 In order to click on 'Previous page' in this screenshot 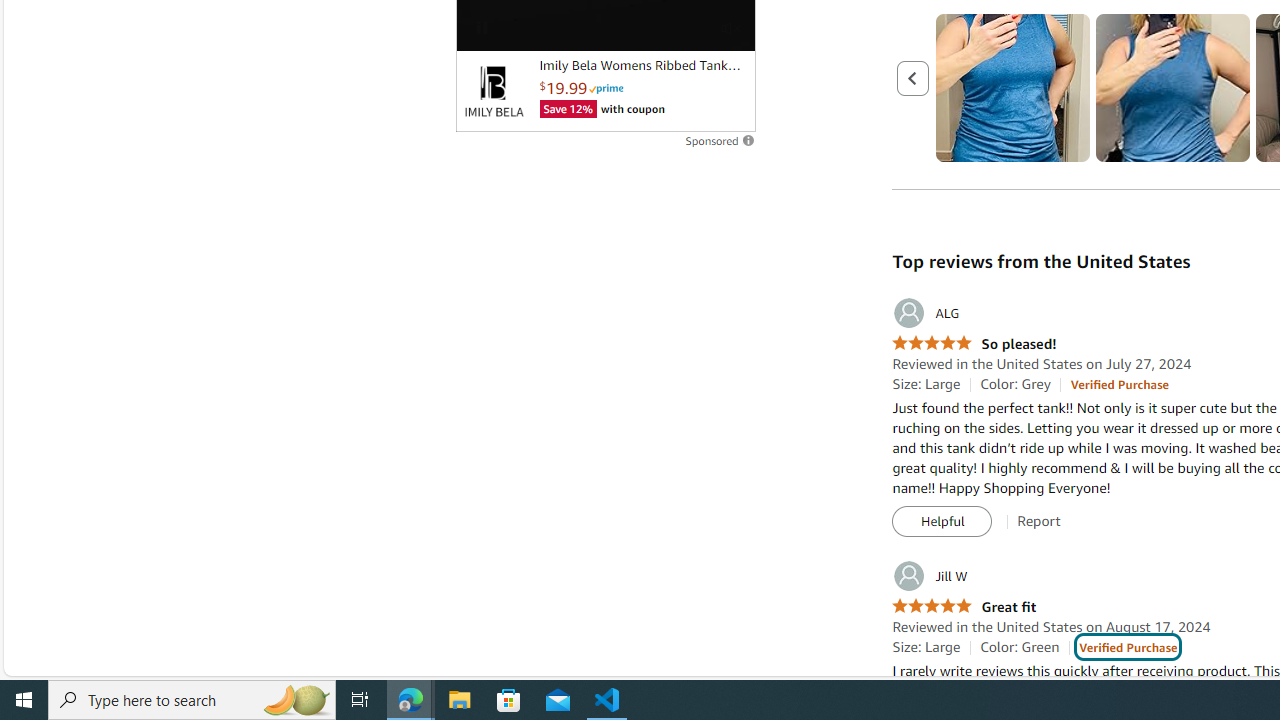, I will do `click(912, 76)`.